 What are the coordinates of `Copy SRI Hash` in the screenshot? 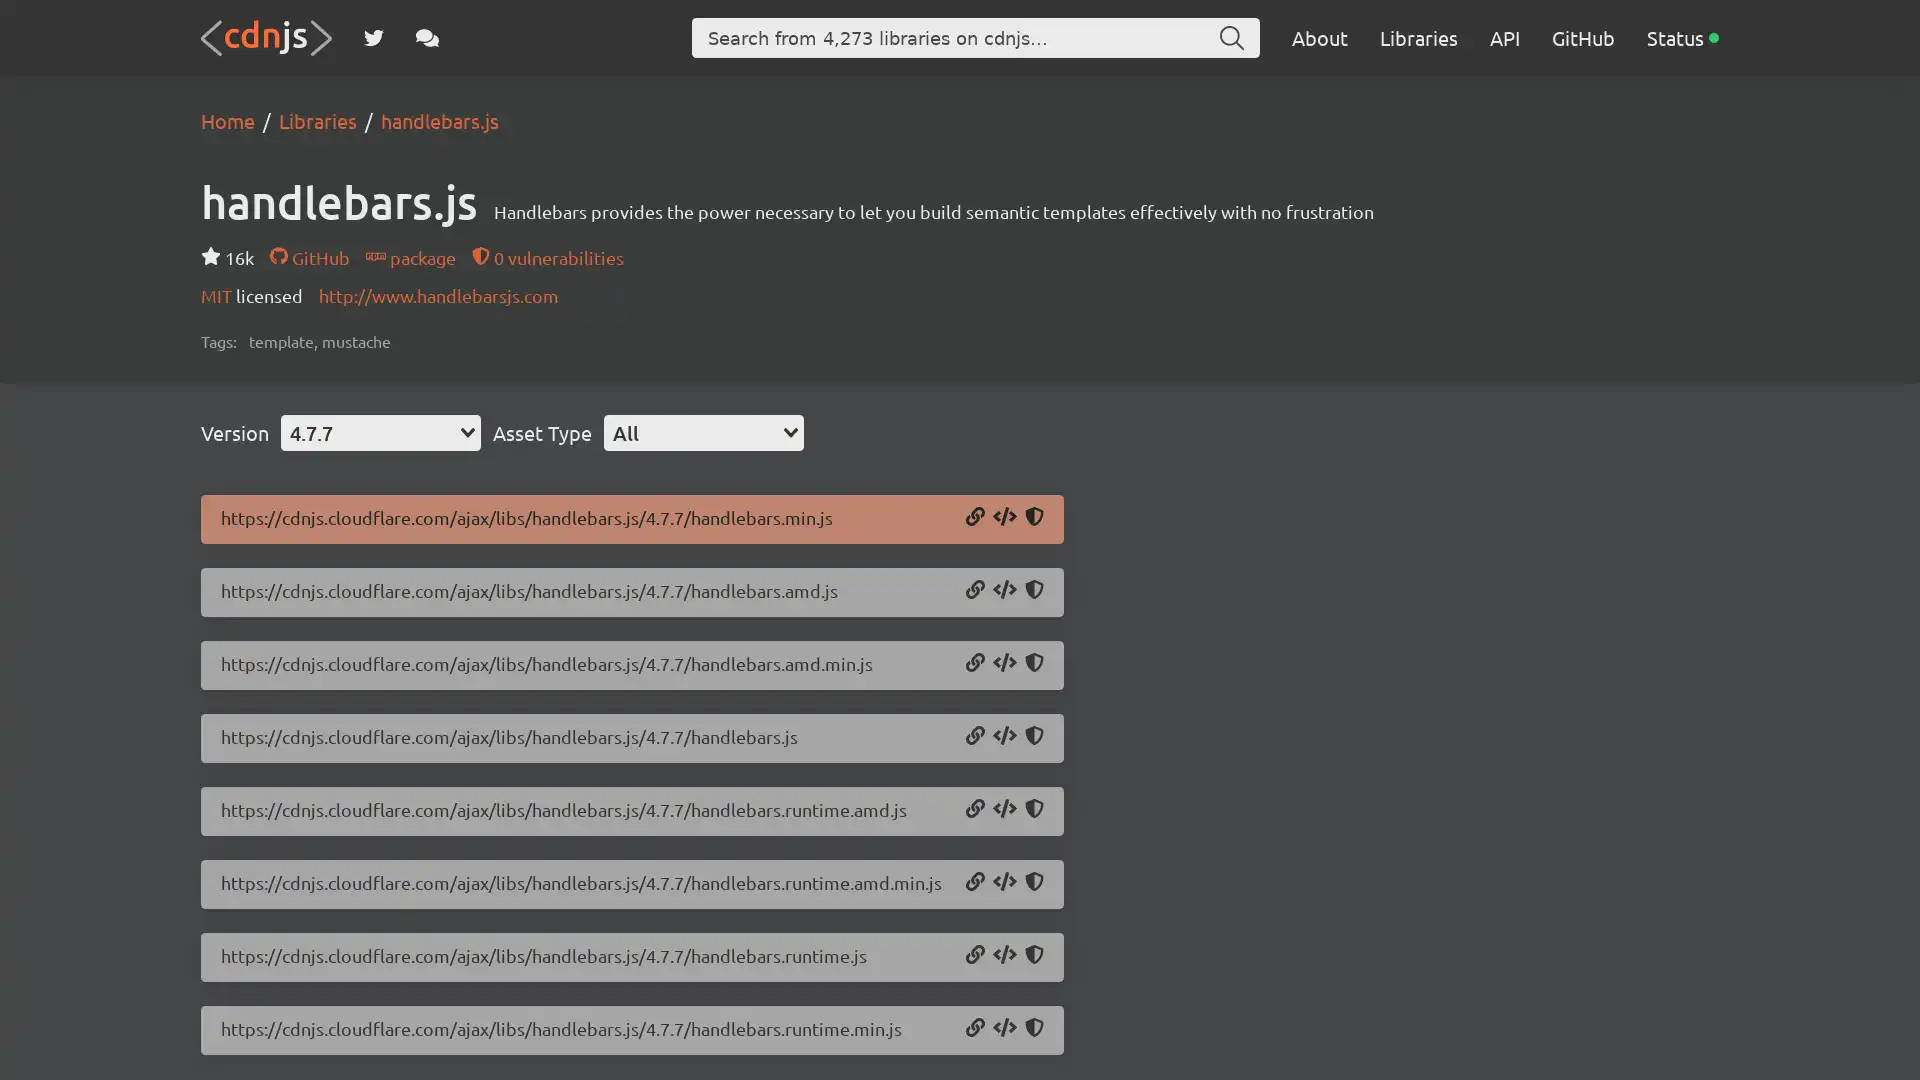 It's located at (1034, 1029).